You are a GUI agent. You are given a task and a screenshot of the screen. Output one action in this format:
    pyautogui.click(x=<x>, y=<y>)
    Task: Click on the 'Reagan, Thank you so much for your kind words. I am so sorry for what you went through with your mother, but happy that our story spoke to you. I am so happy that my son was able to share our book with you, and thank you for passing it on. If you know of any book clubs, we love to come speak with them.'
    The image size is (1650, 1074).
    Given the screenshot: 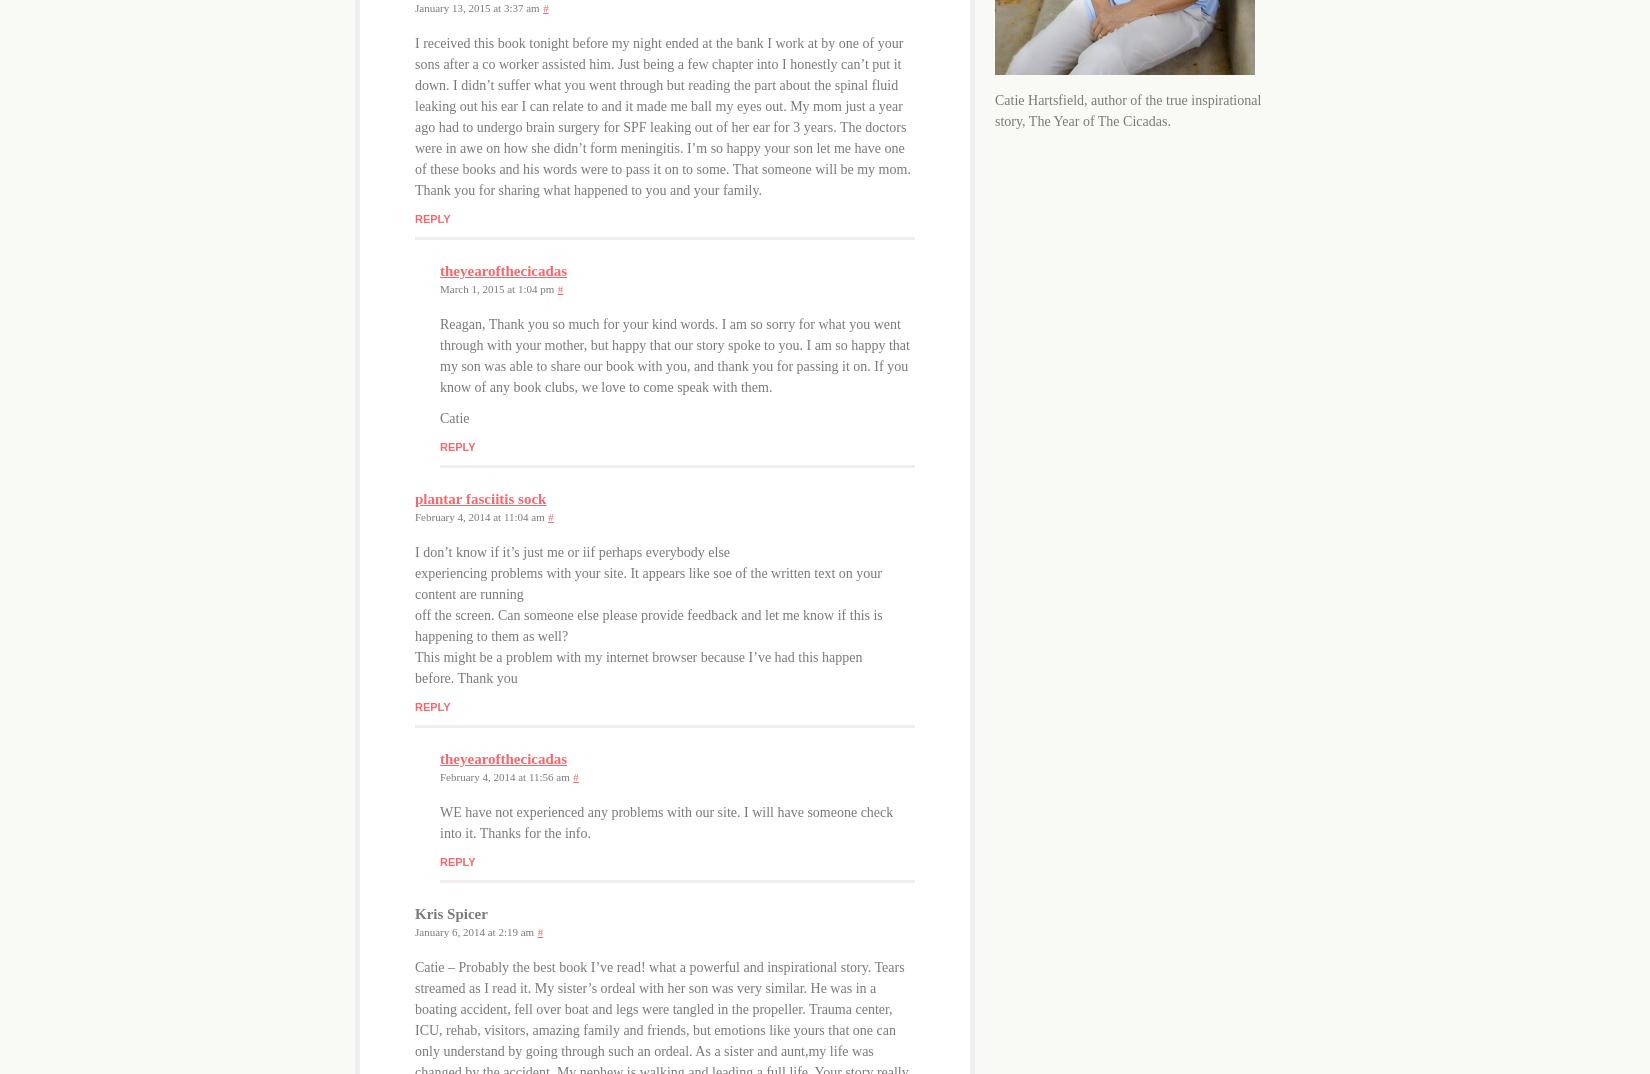 What is the action you would take?
    pyautogui.click(x=673, y=353)
    